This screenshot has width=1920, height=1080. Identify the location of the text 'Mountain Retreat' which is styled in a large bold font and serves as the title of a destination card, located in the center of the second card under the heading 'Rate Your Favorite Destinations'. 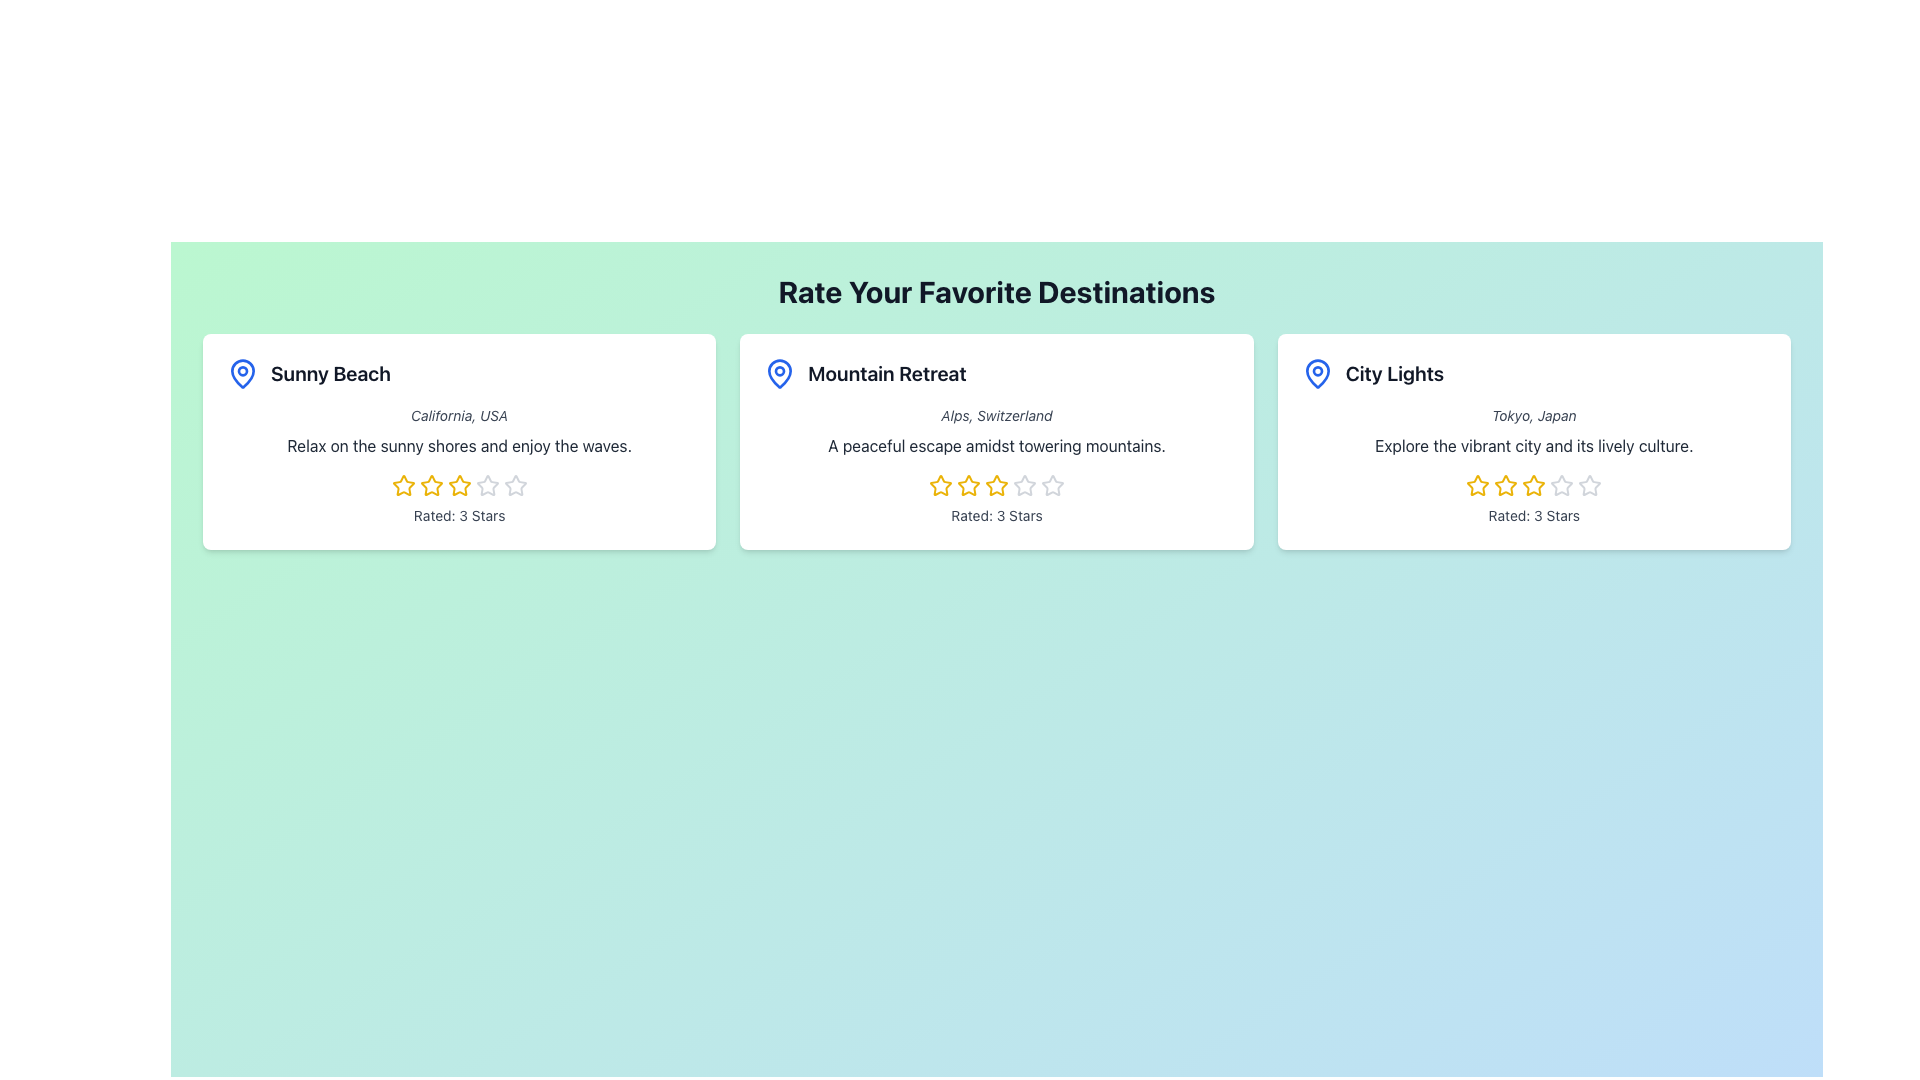
(886, 374).